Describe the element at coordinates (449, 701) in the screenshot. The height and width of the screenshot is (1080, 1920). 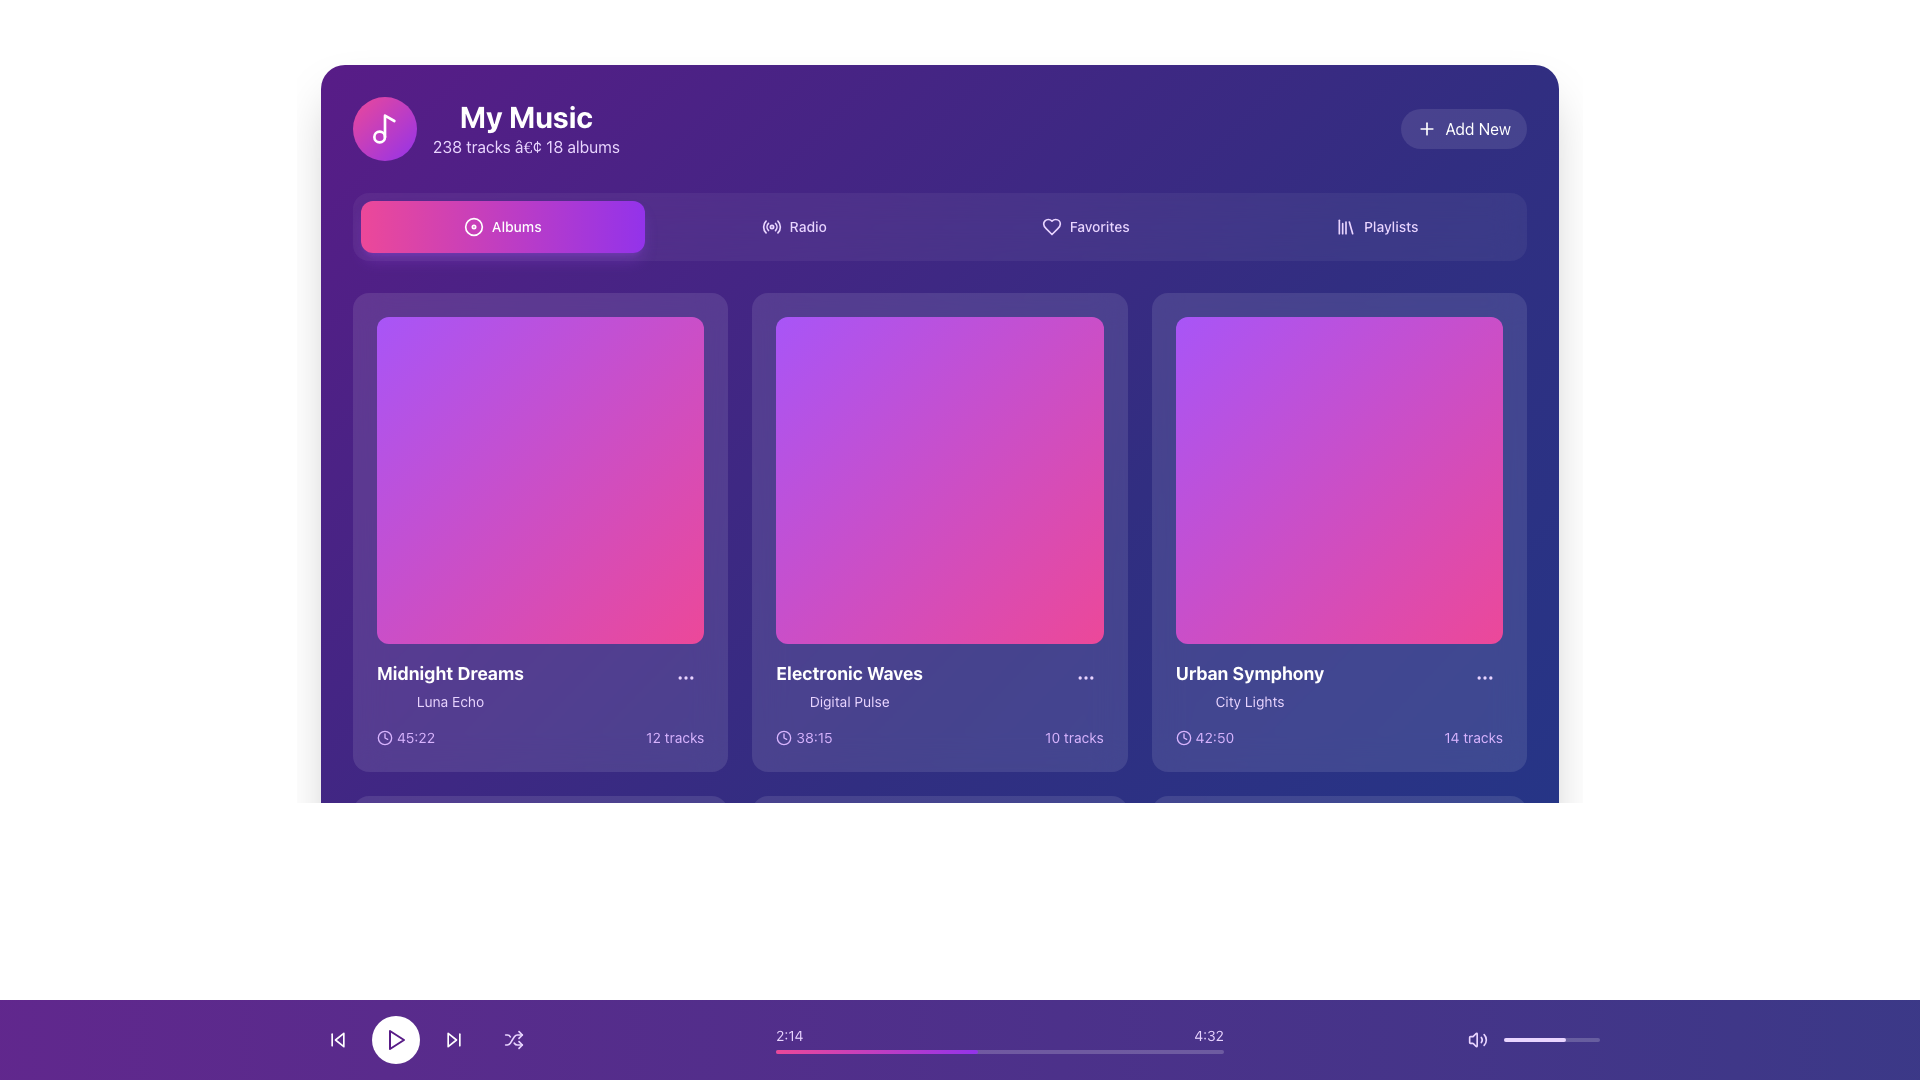
I see `the text label displaying the subtitle or artist information for the 'Midnight Dreams' album, located within the first card of the horizontally-aligned collection` at that location.